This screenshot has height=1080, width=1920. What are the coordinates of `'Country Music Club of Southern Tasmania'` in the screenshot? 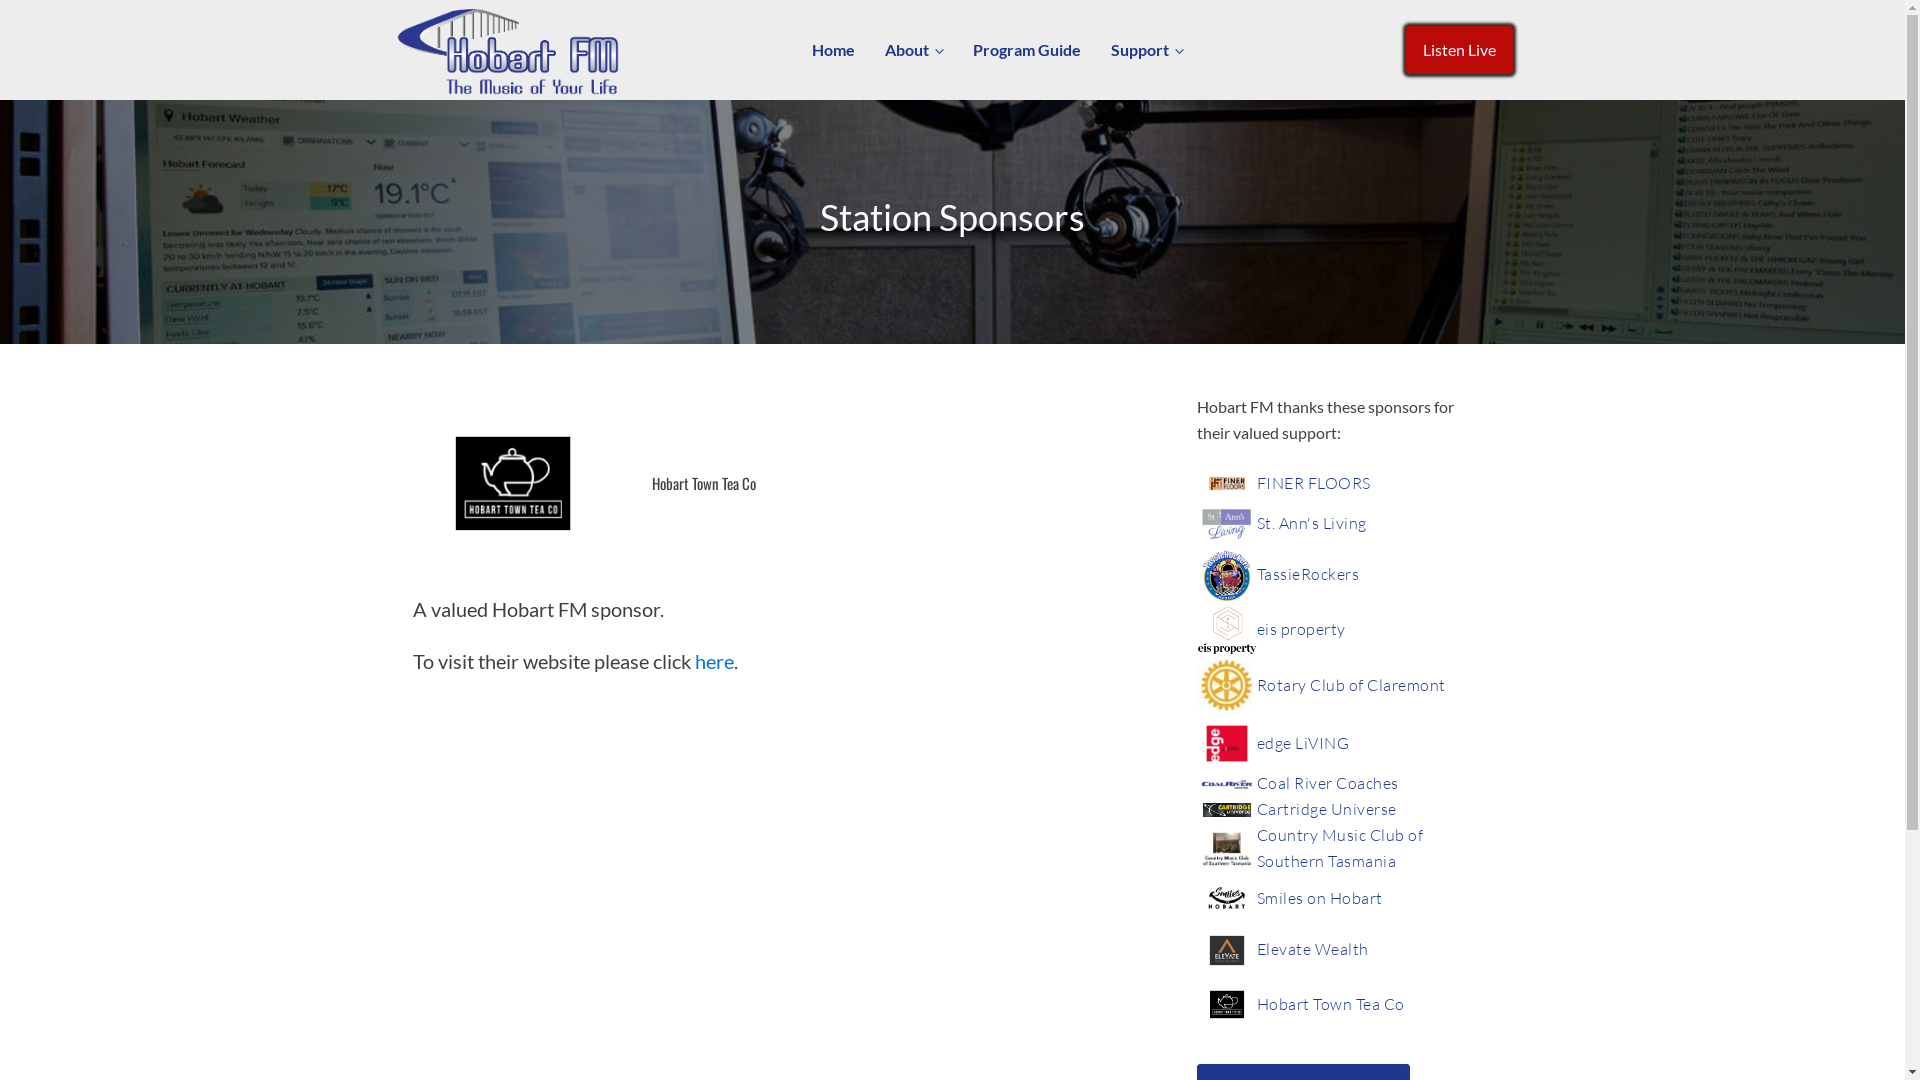 It's located at (1359, 848).